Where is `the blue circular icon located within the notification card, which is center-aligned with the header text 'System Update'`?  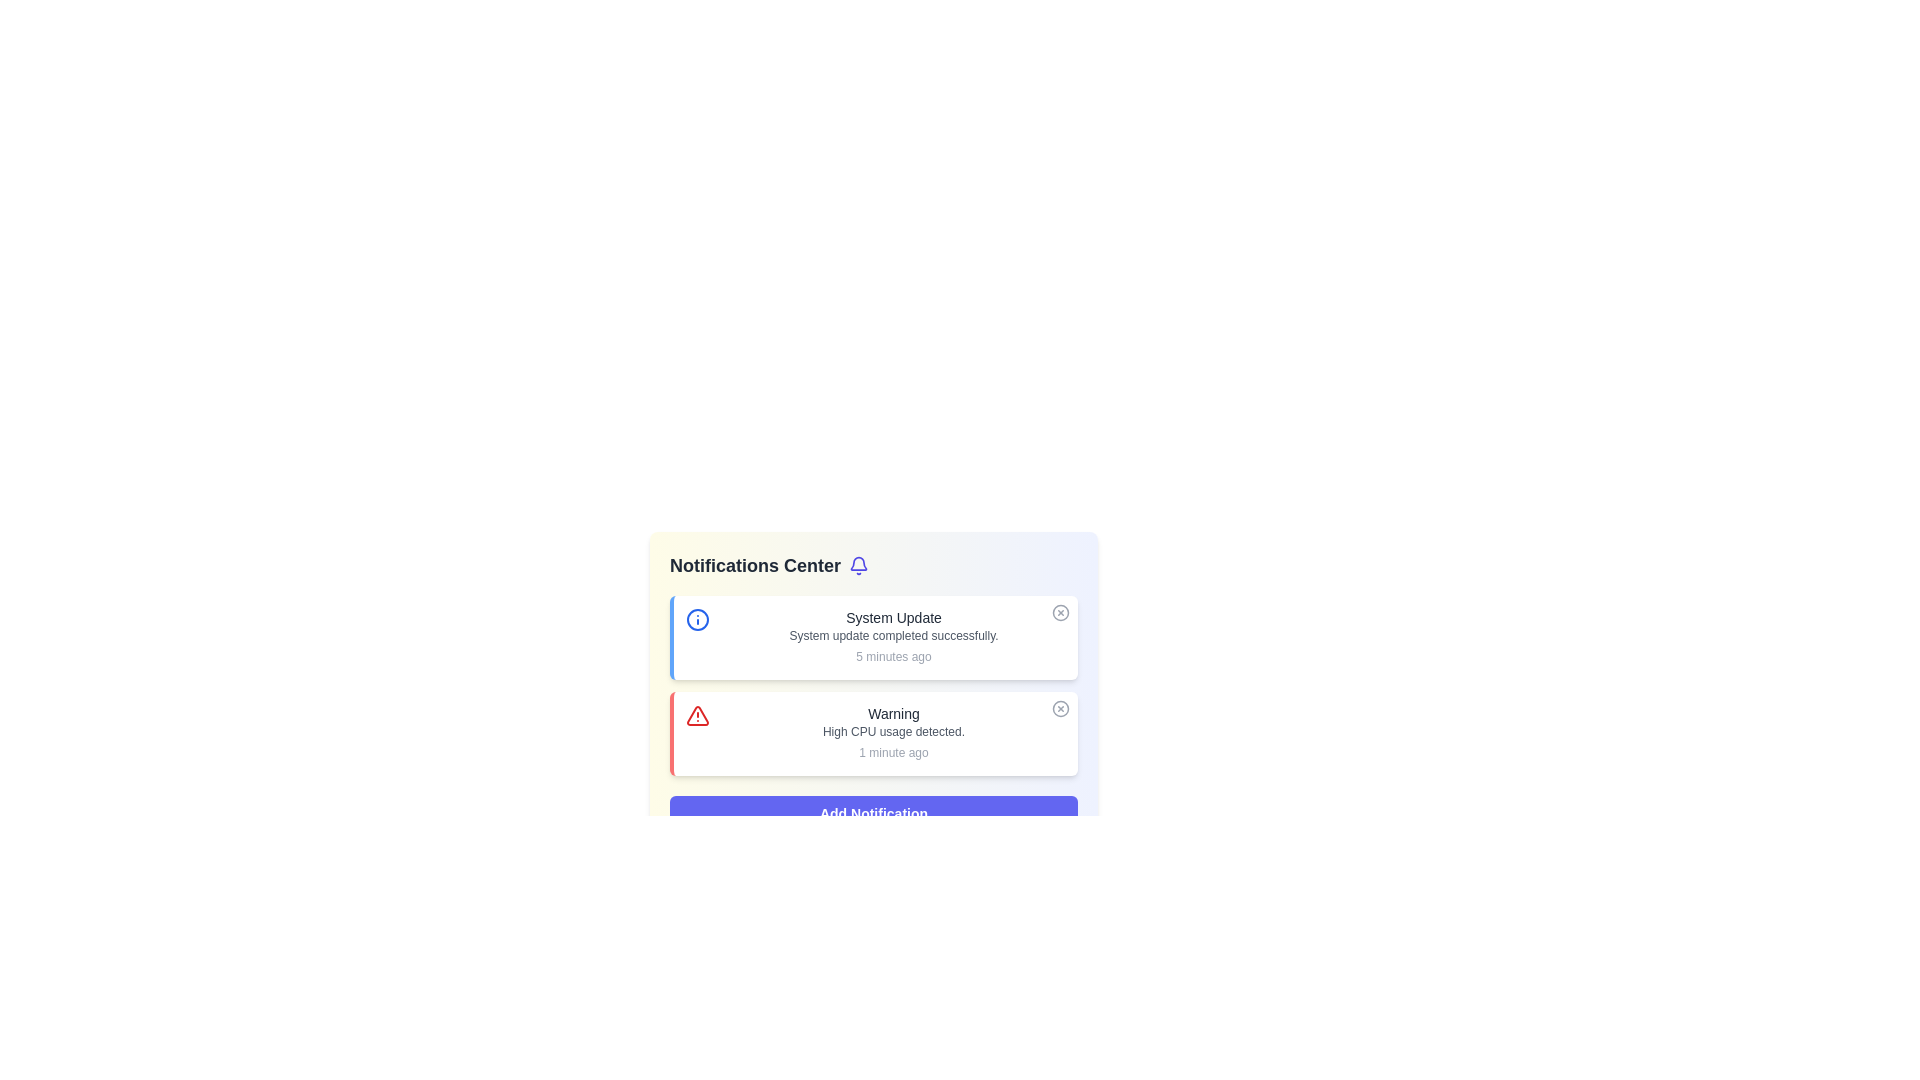 the blue circular icon located within the notification card, which is center-aligned with the header text 'System Update' is located at coordinates (697, 619).